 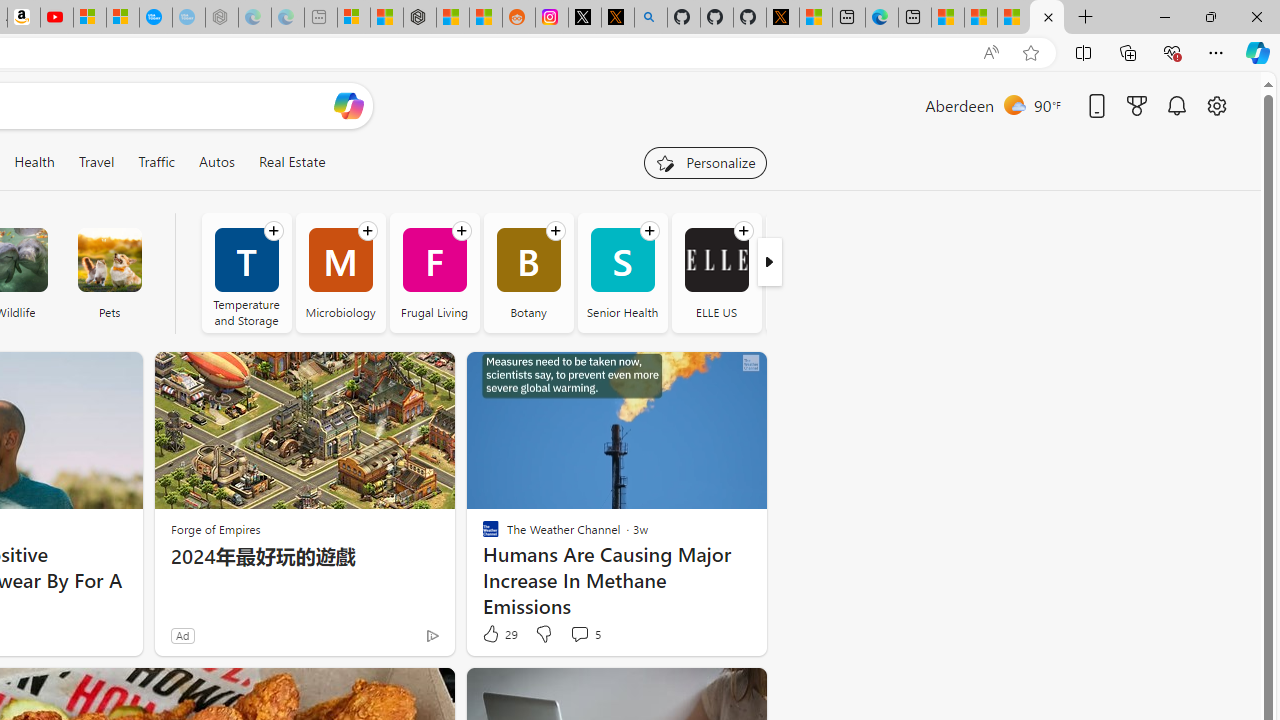 I want to click on 'Forge of Empires', so click(x=215, y=528).